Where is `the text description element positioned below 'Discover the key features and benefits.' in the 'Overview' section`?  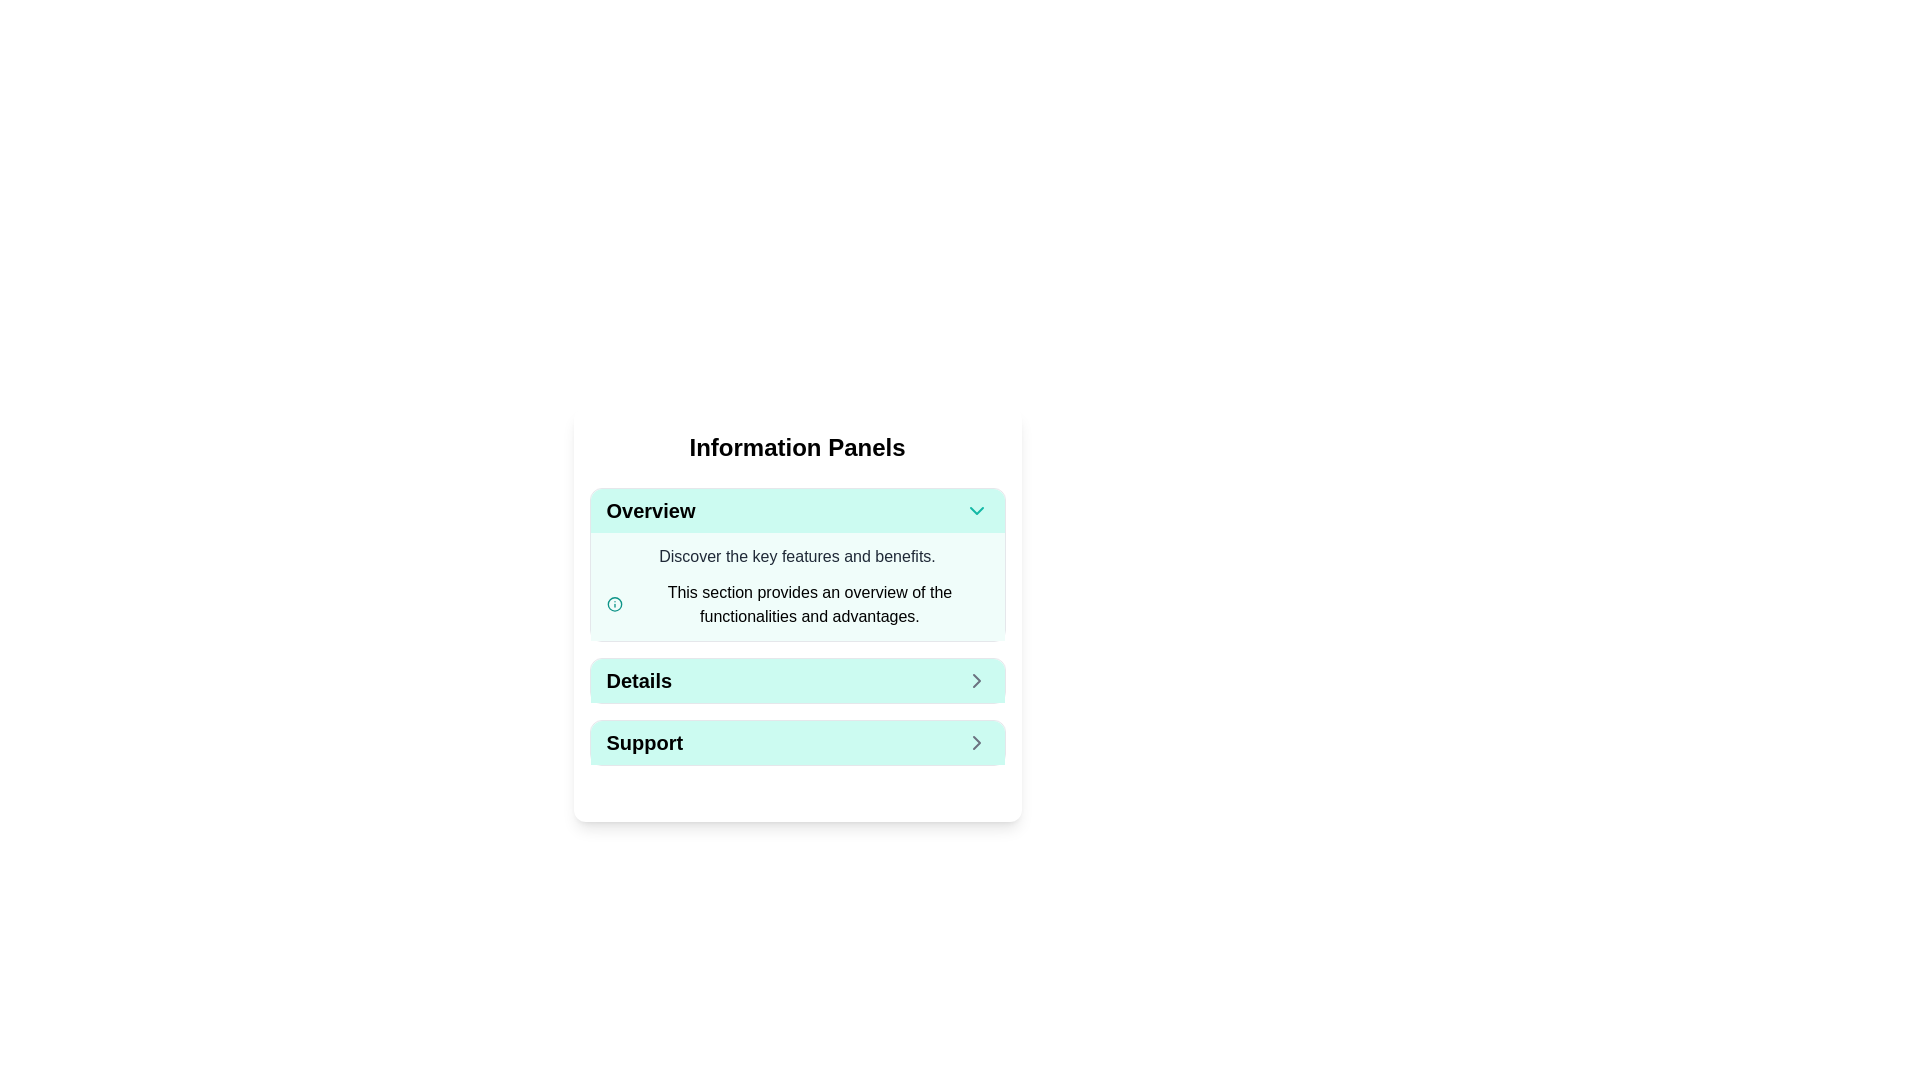 the text description element positioned below 'Discover the key features and benefits.' in the 'Overview' section is located at coordinates (796, 604).